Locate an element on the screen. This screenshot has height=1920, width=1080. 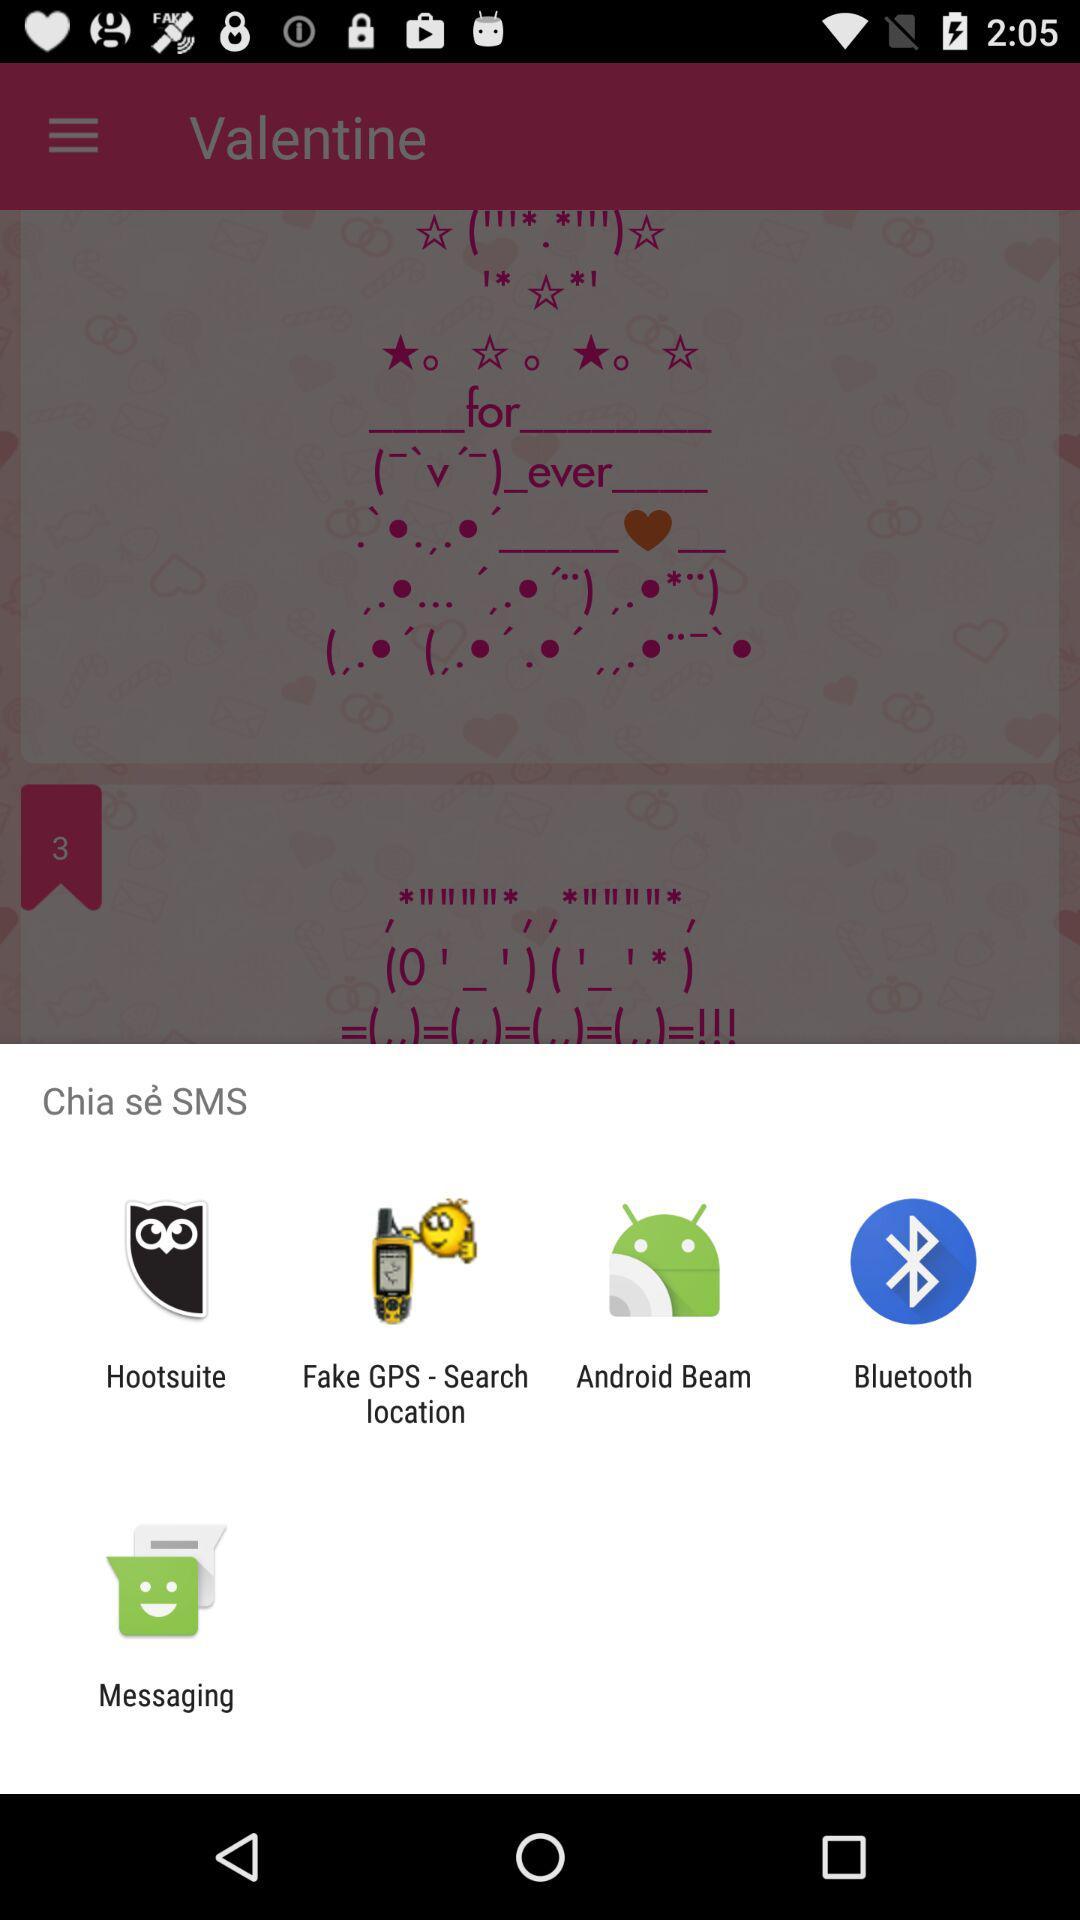
messaging item is located at coordinates (165, 1711).